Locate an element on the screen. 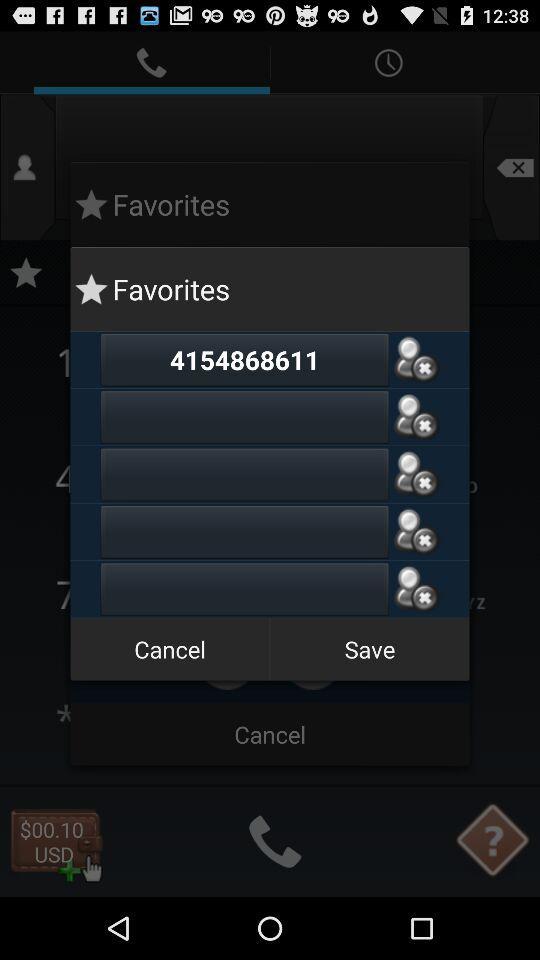 Image resolution: width=540 pixels, height=960 pixels. delet contact is located at coordinates (415, 359).